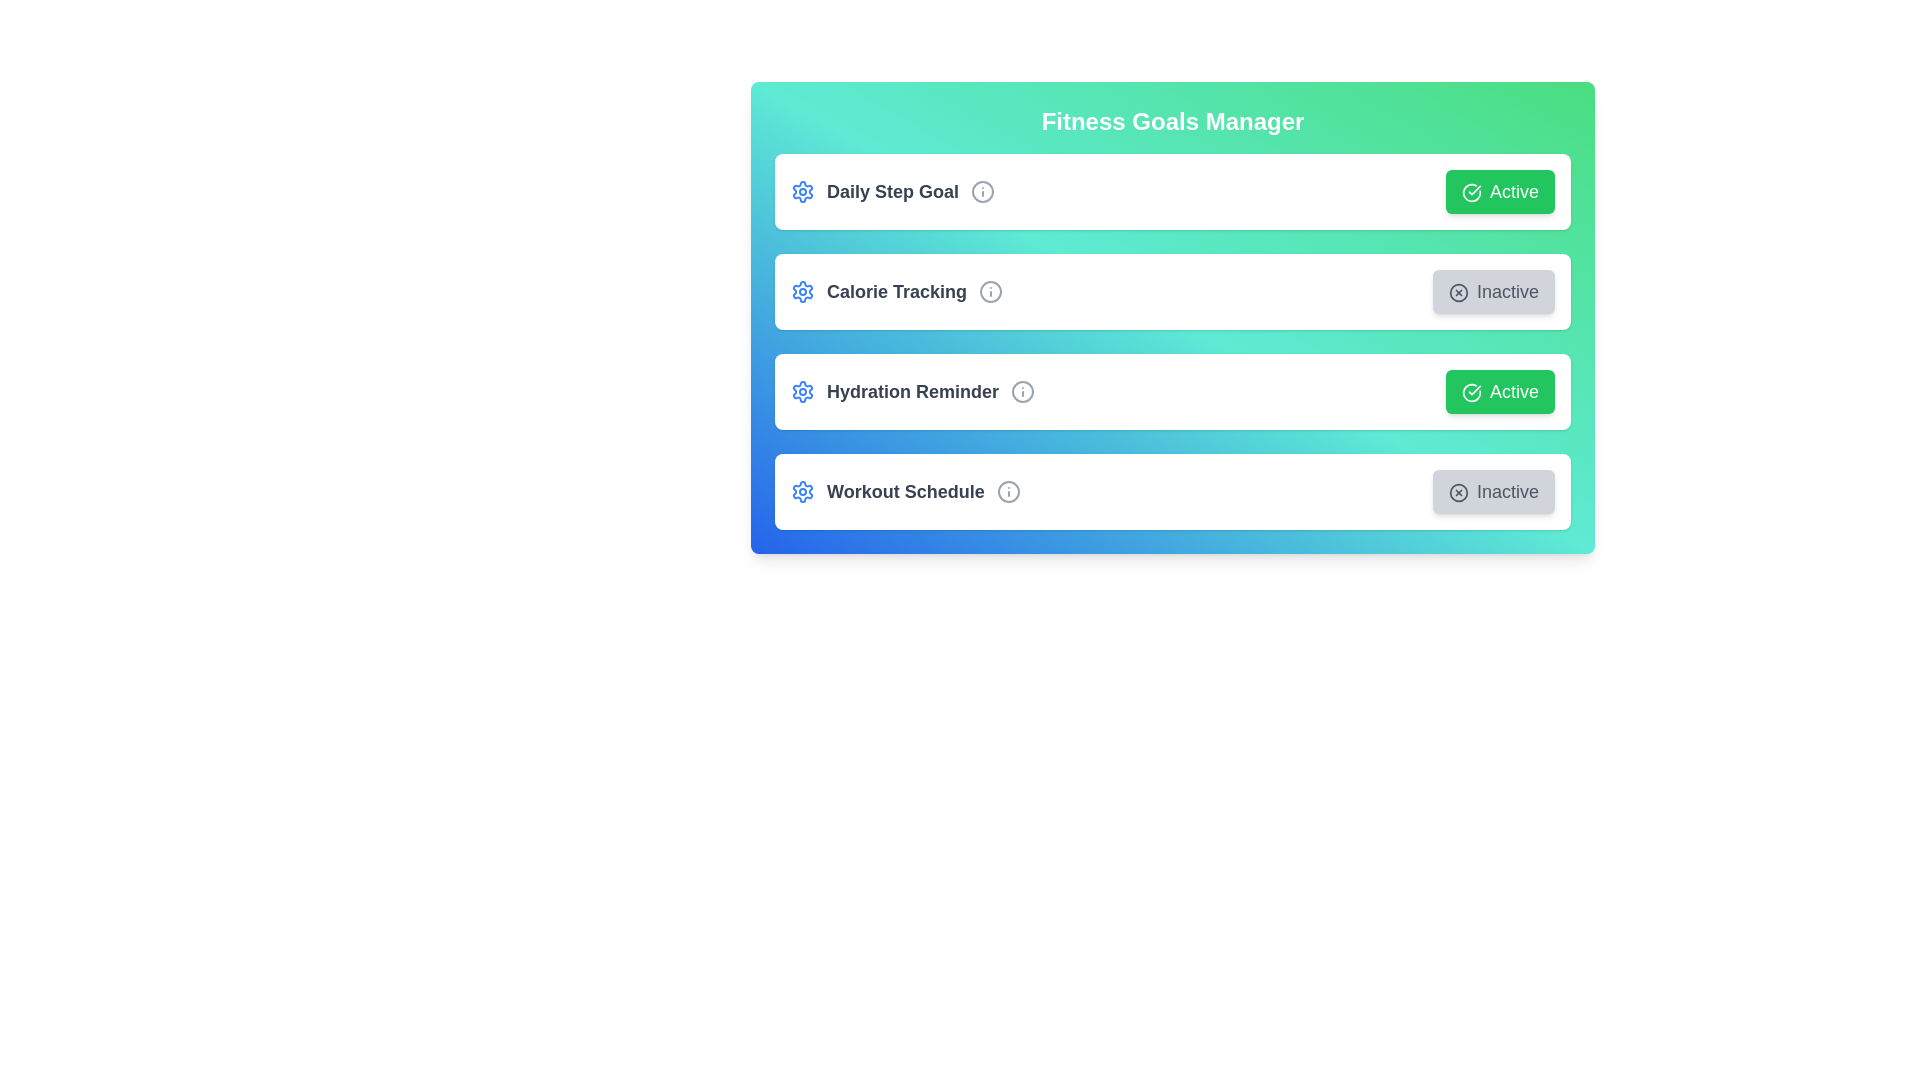 Image resolution: width=1920 pixels, height=1080 pixels. Describe the element at coordinates (991, 292) in the screenshot. I see `the Info icon corresponding to the Calorie Tracking goal to view additional information` at that location.